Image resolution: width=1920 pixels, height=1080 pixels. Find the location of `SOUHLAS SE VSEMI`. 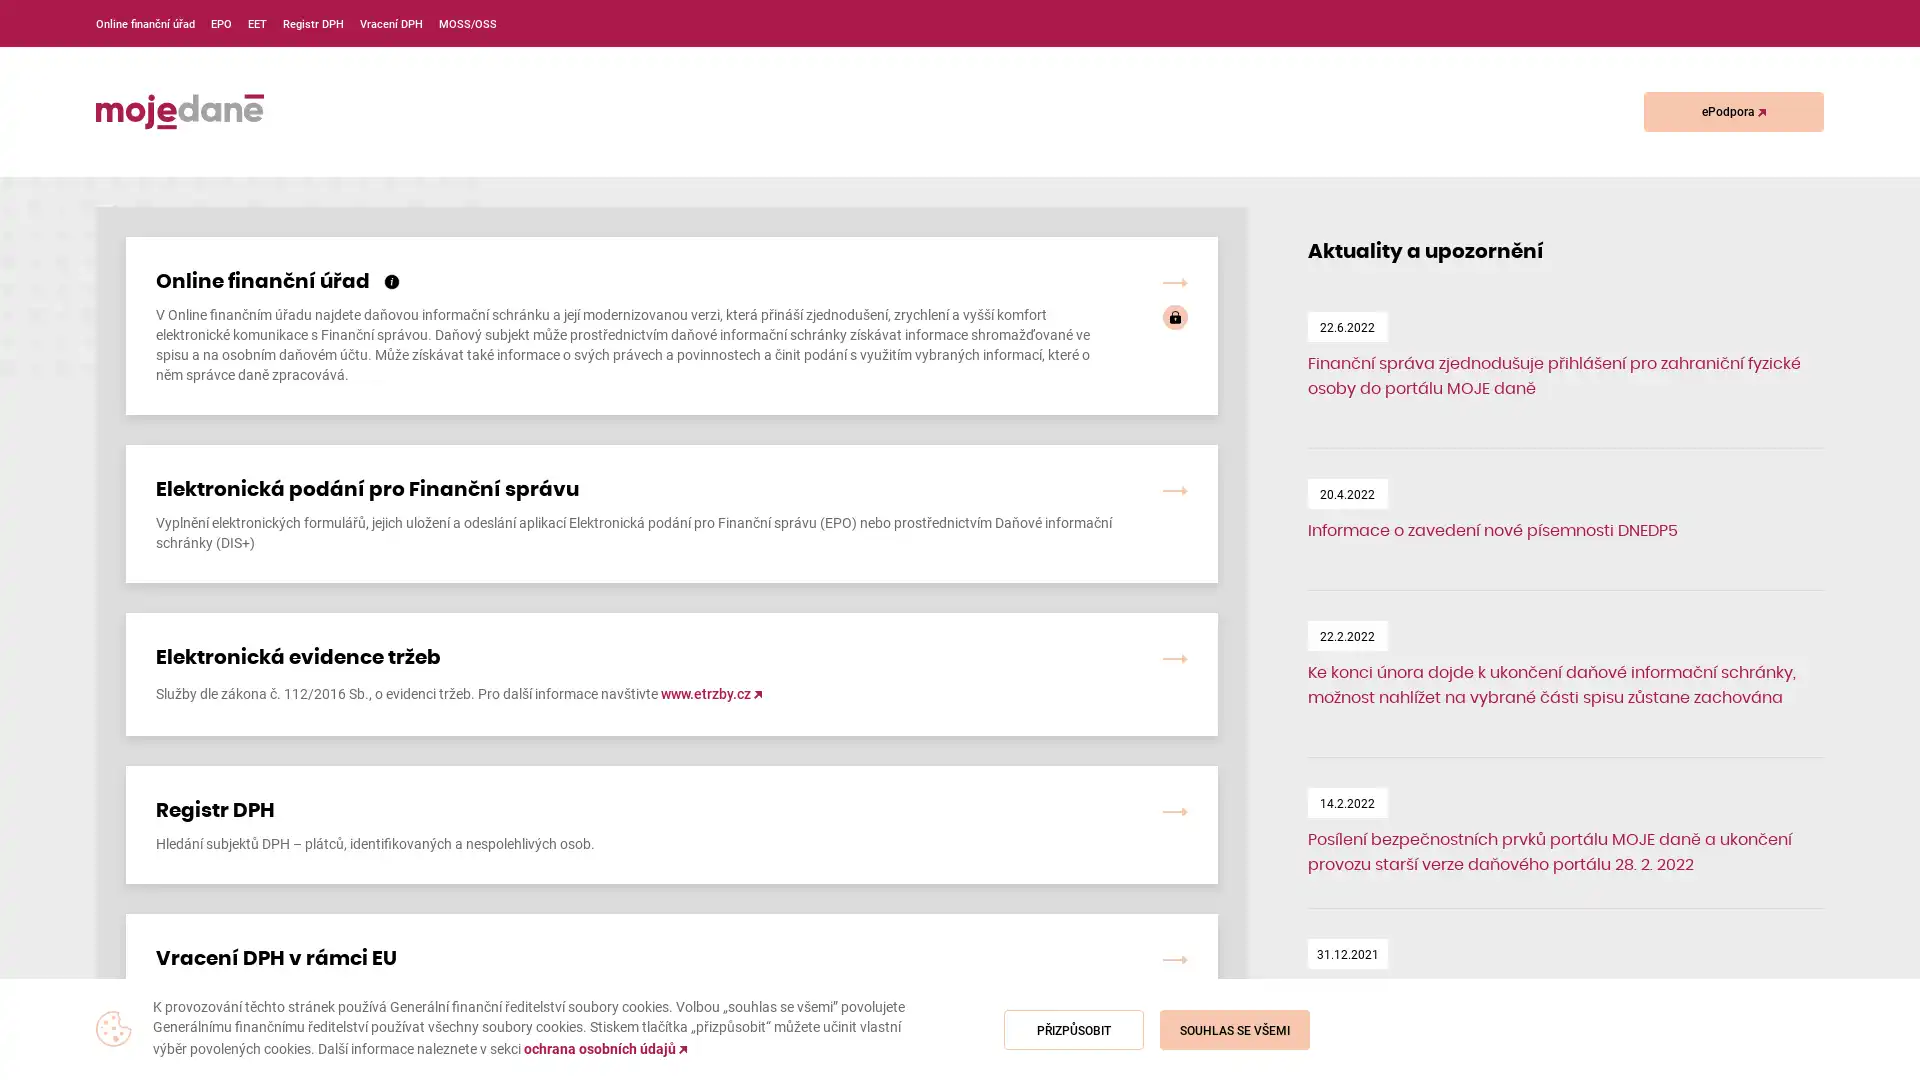

SOUHLAS SE VSEMI is located at coordinates (1233, 1029).